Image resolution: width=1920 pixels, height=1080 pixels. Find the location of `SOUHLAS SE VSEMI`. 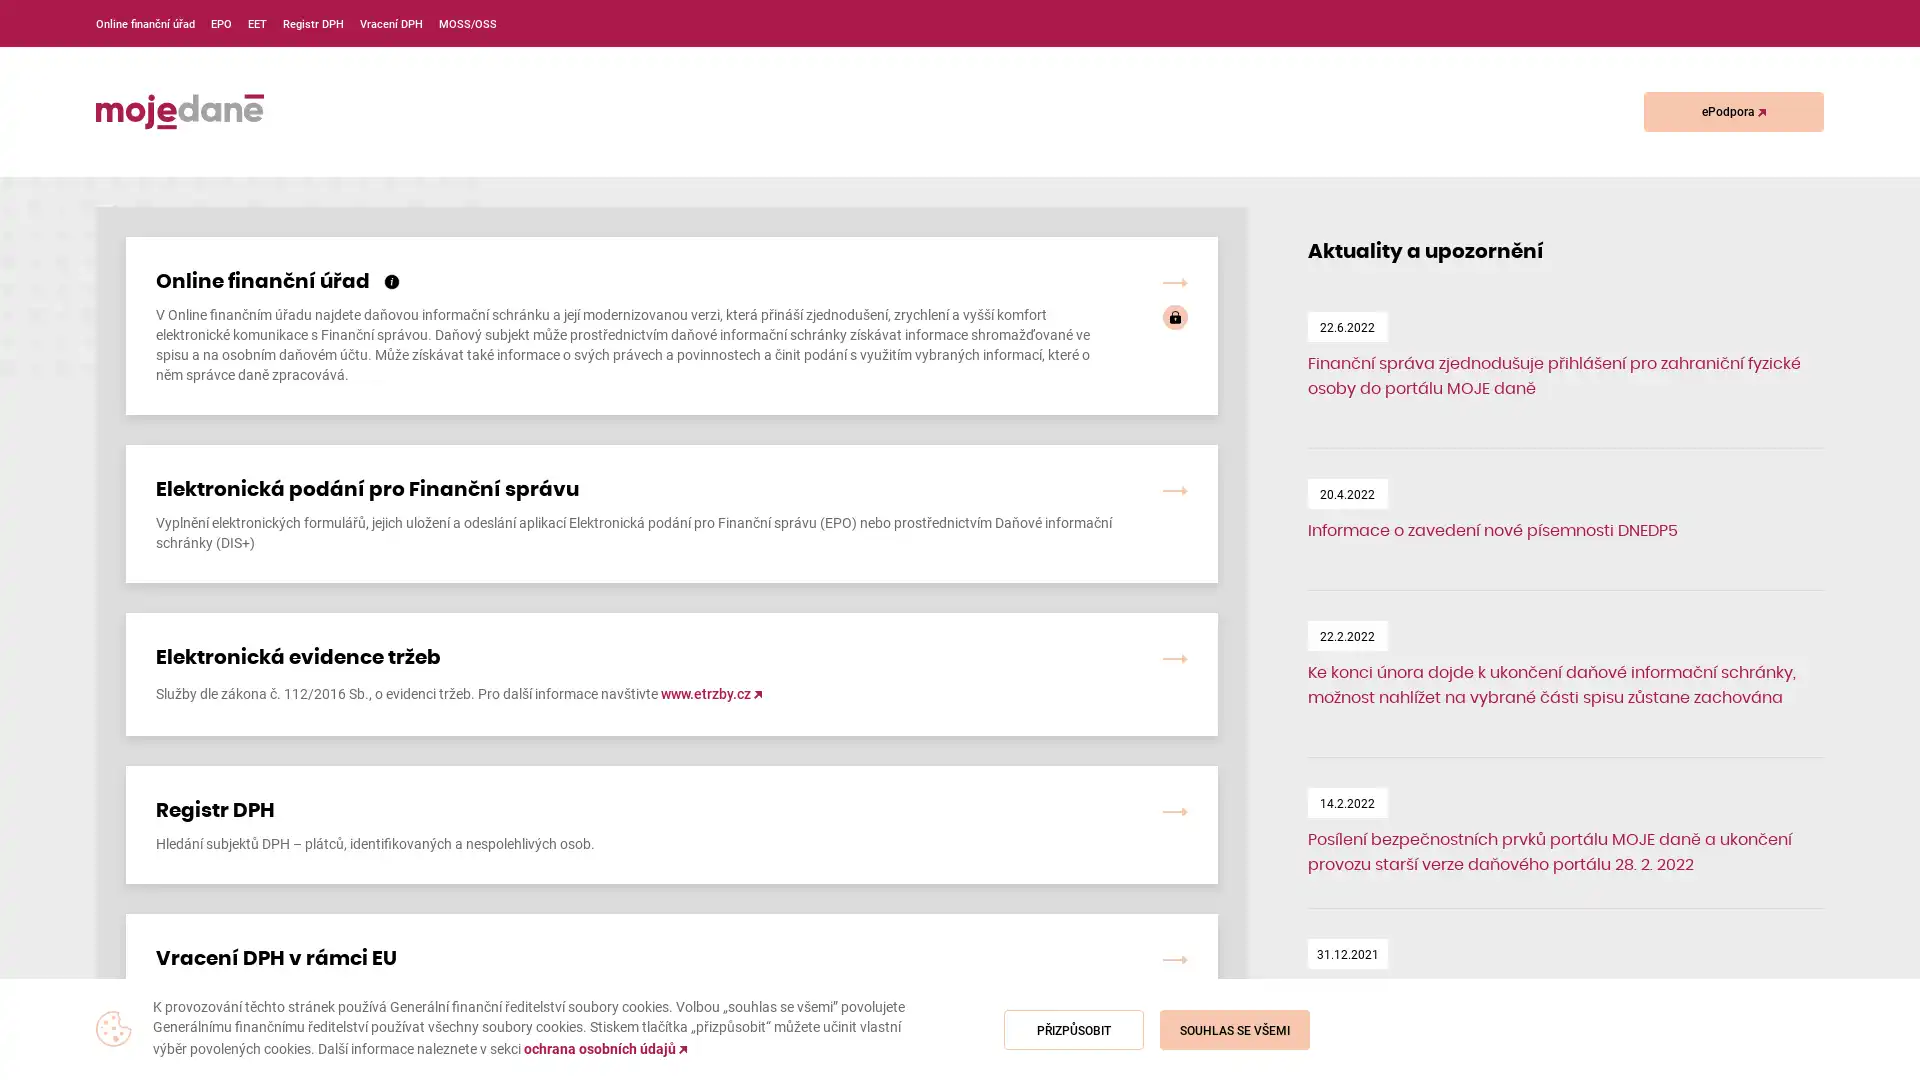

SOUHLAS SE VSEMI is located at coordinates (1233, 1029).